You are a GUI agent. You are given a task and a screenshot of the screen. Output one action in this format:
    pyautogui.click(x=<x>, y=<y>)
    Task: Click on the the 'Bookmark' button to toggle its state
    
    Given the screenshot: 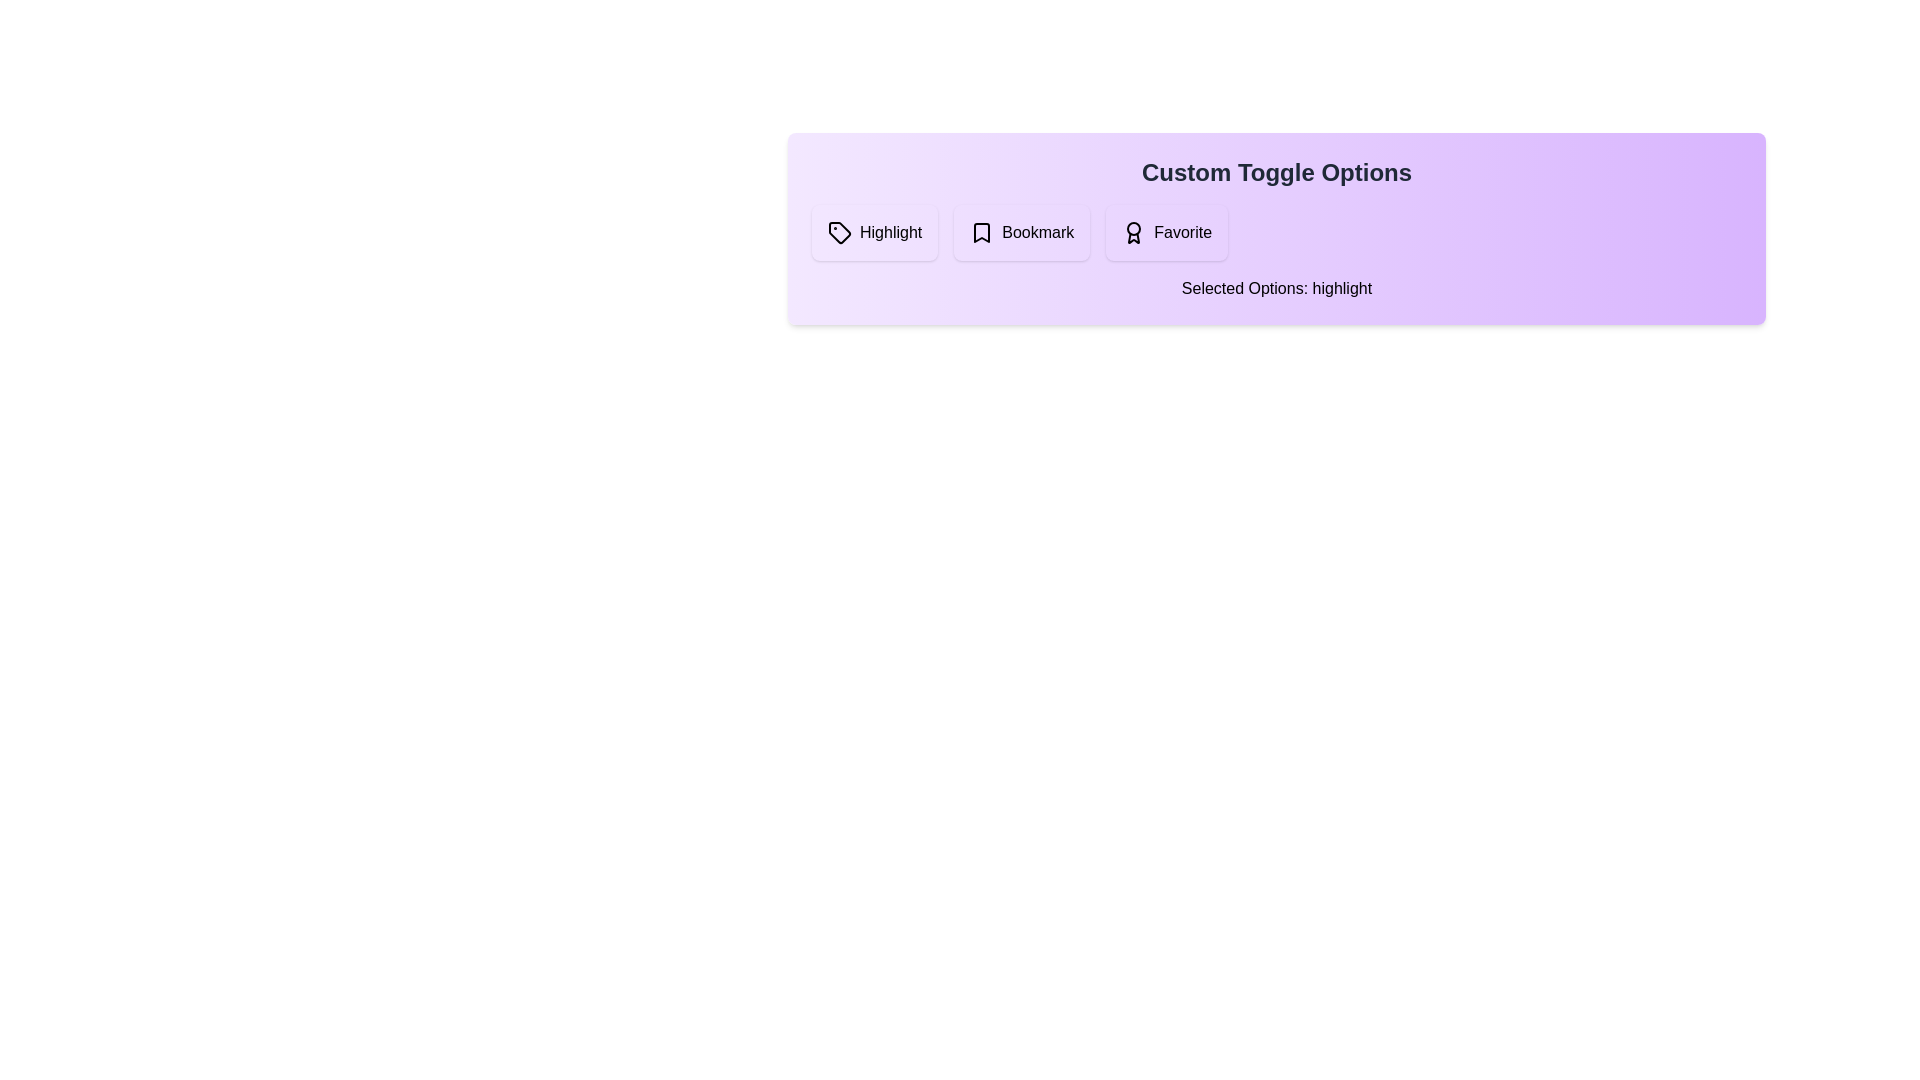 What is the action you would take?
    pyautogui.click(x=1022, y=231)
    